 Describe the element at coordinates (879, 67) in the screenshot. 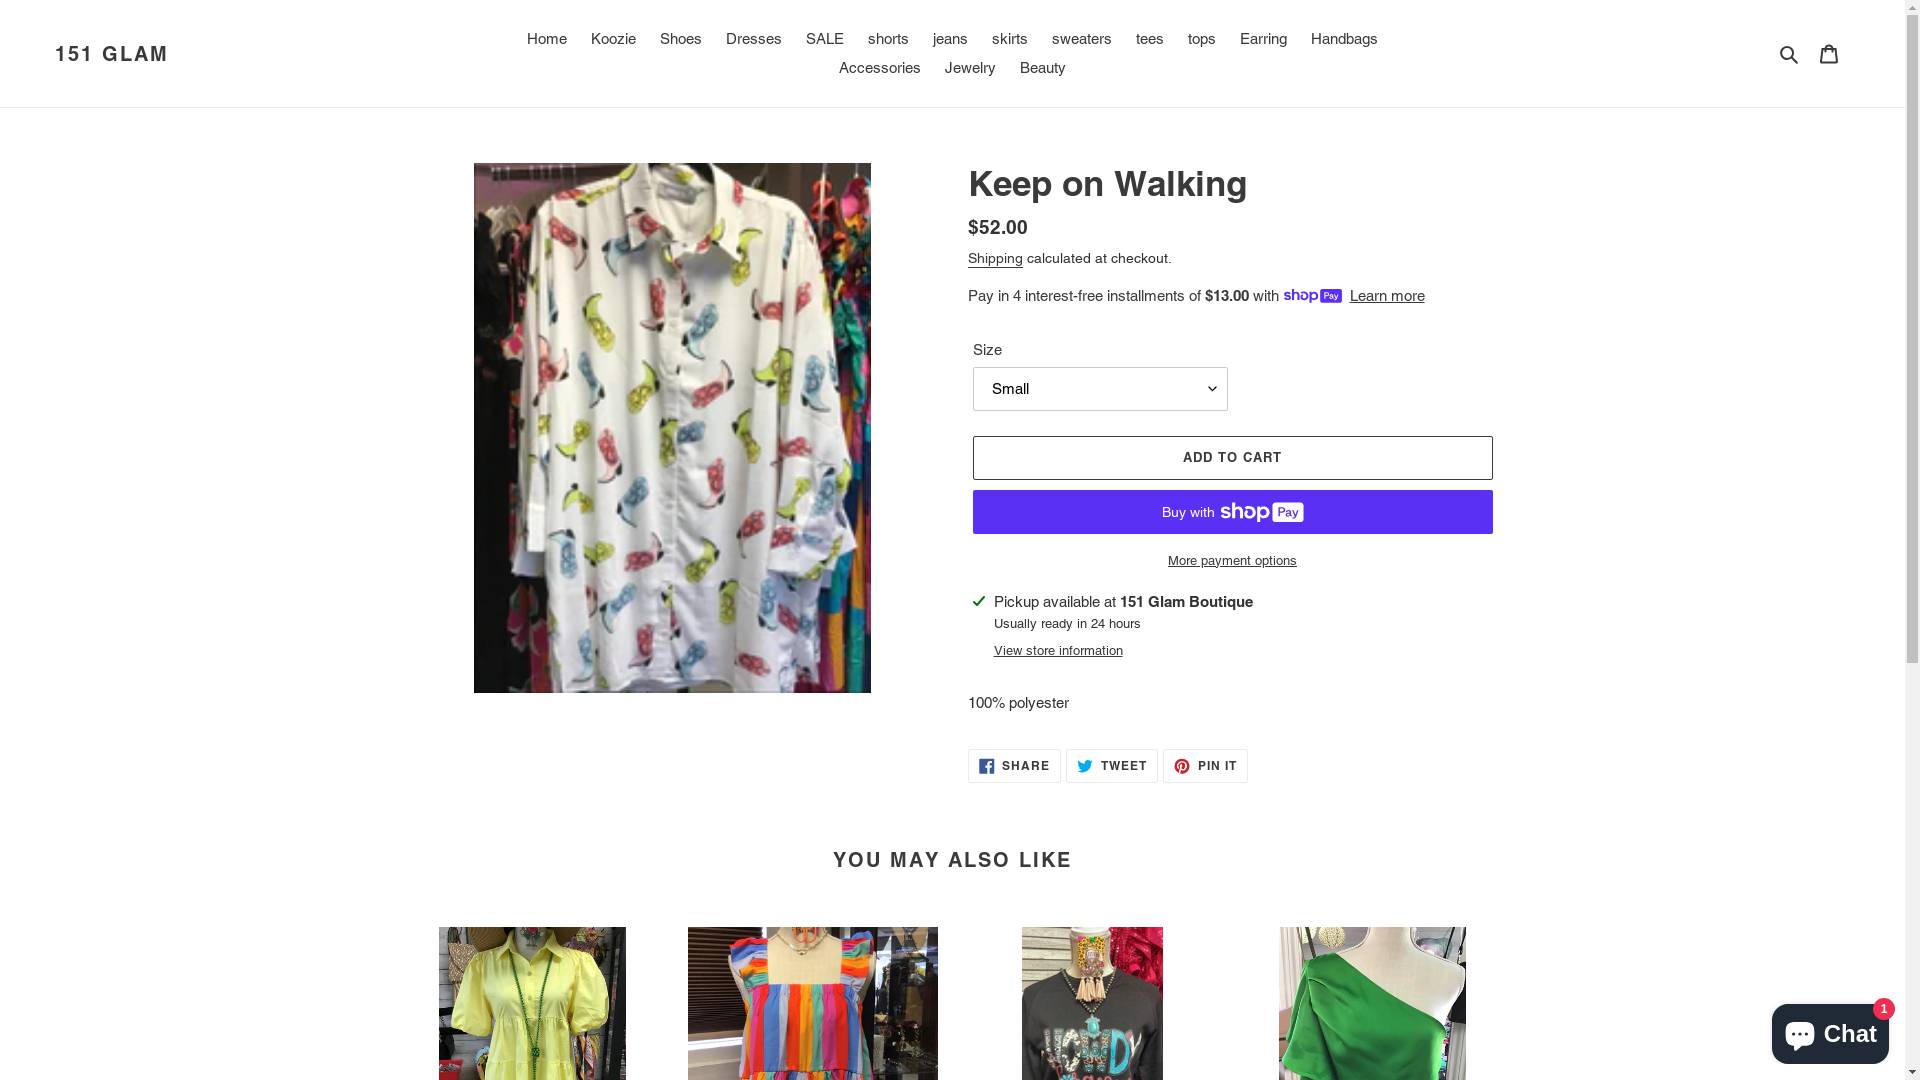

I see `'Accessories'` at that location.